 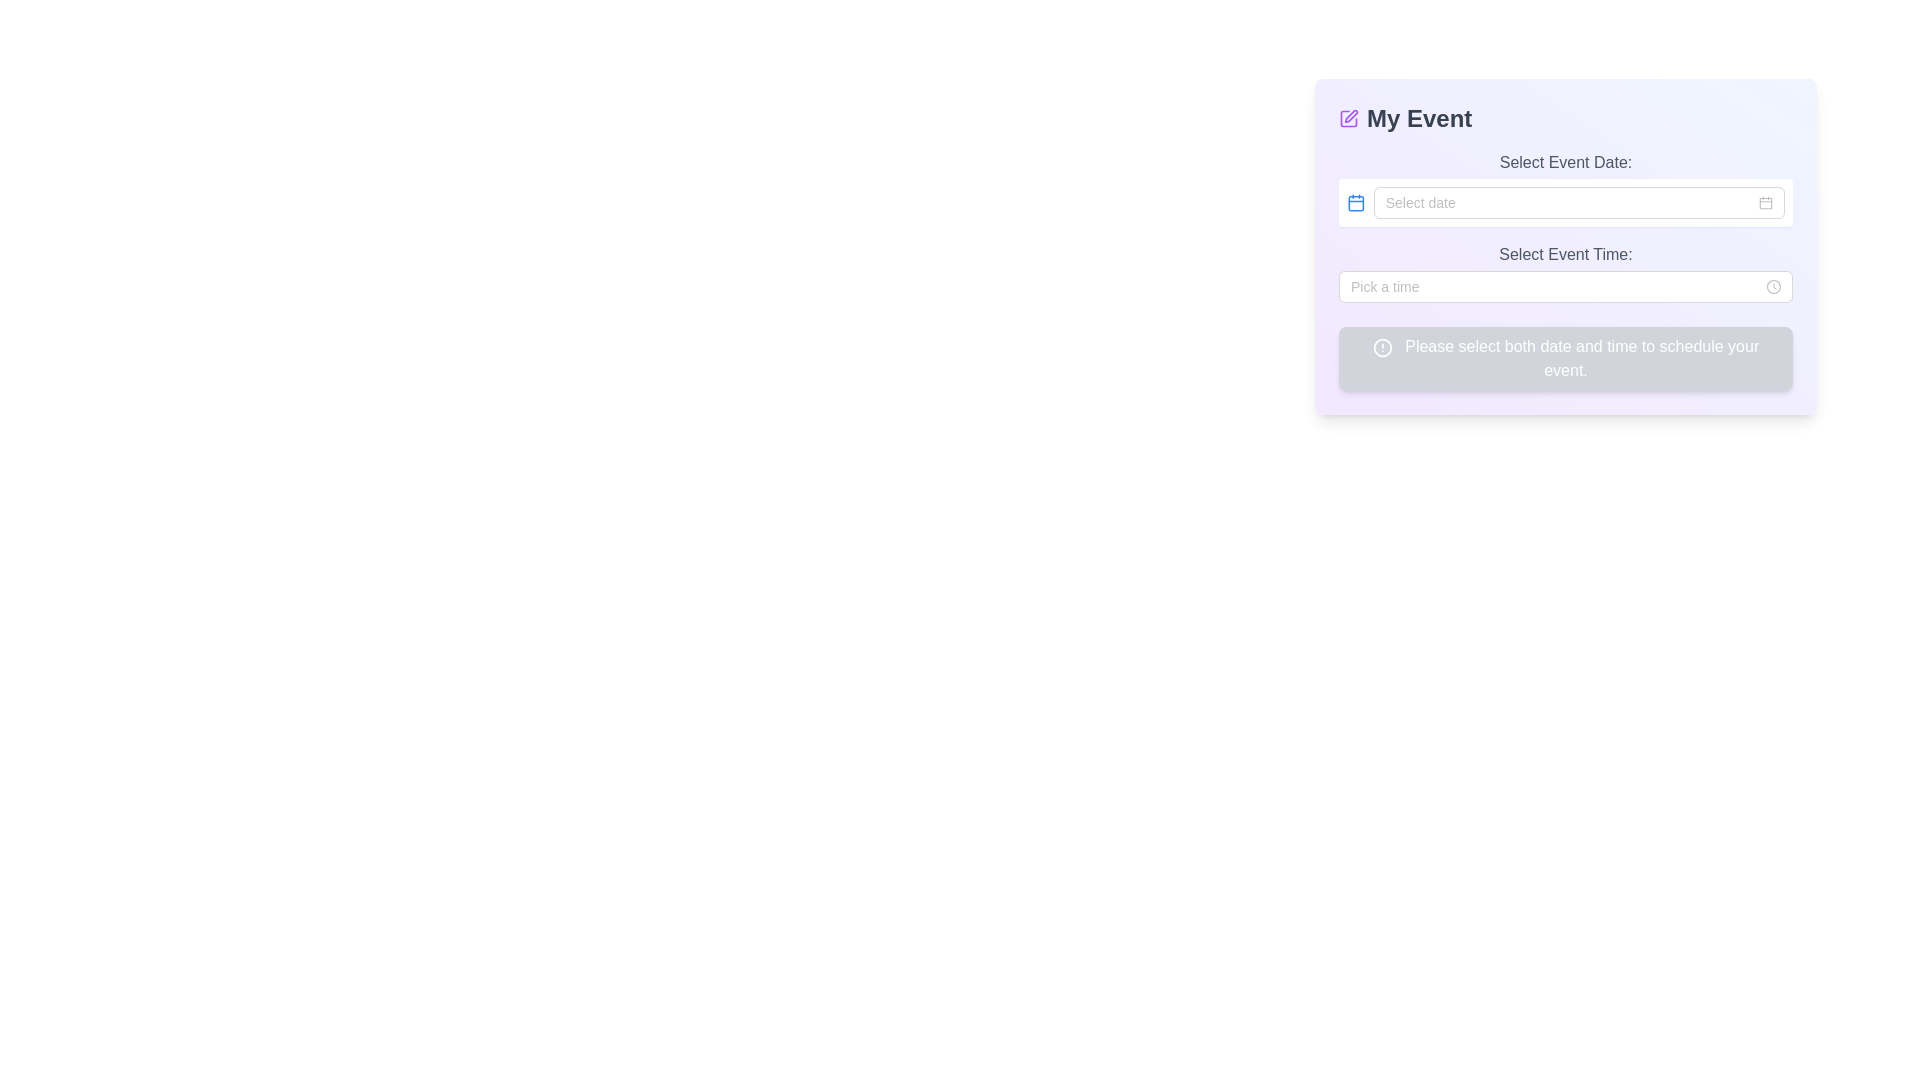 What do you see at coordinates (1578, 203) in the screenshot?
I see `the date picker input field labeled 'Select date' in the 'Select Event Date:' section of the 'My Event' form` at bounding box center [1578, 203].